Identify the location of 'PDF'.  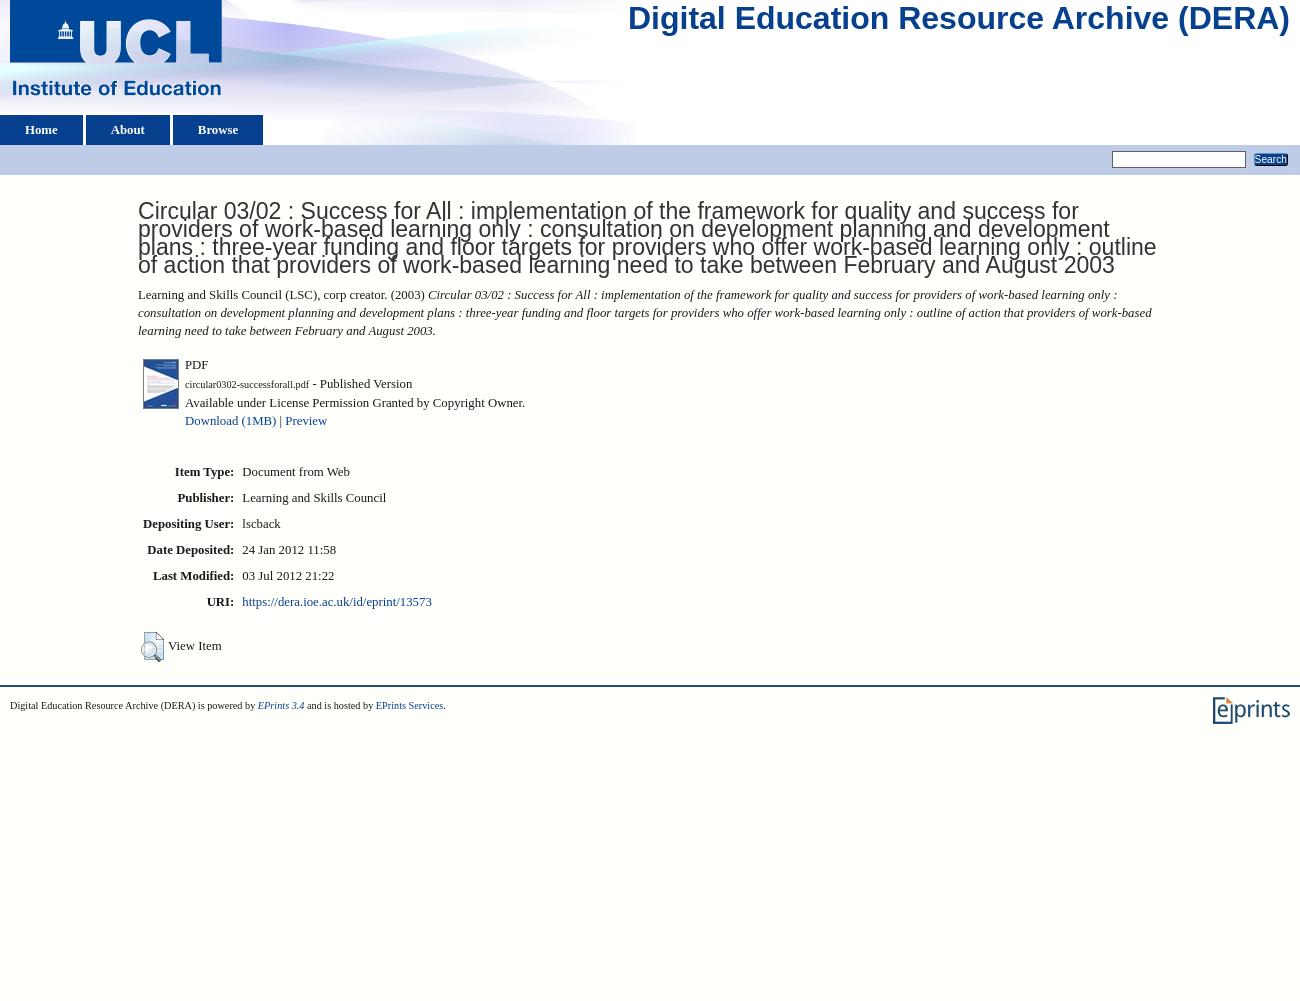
(196, 362).